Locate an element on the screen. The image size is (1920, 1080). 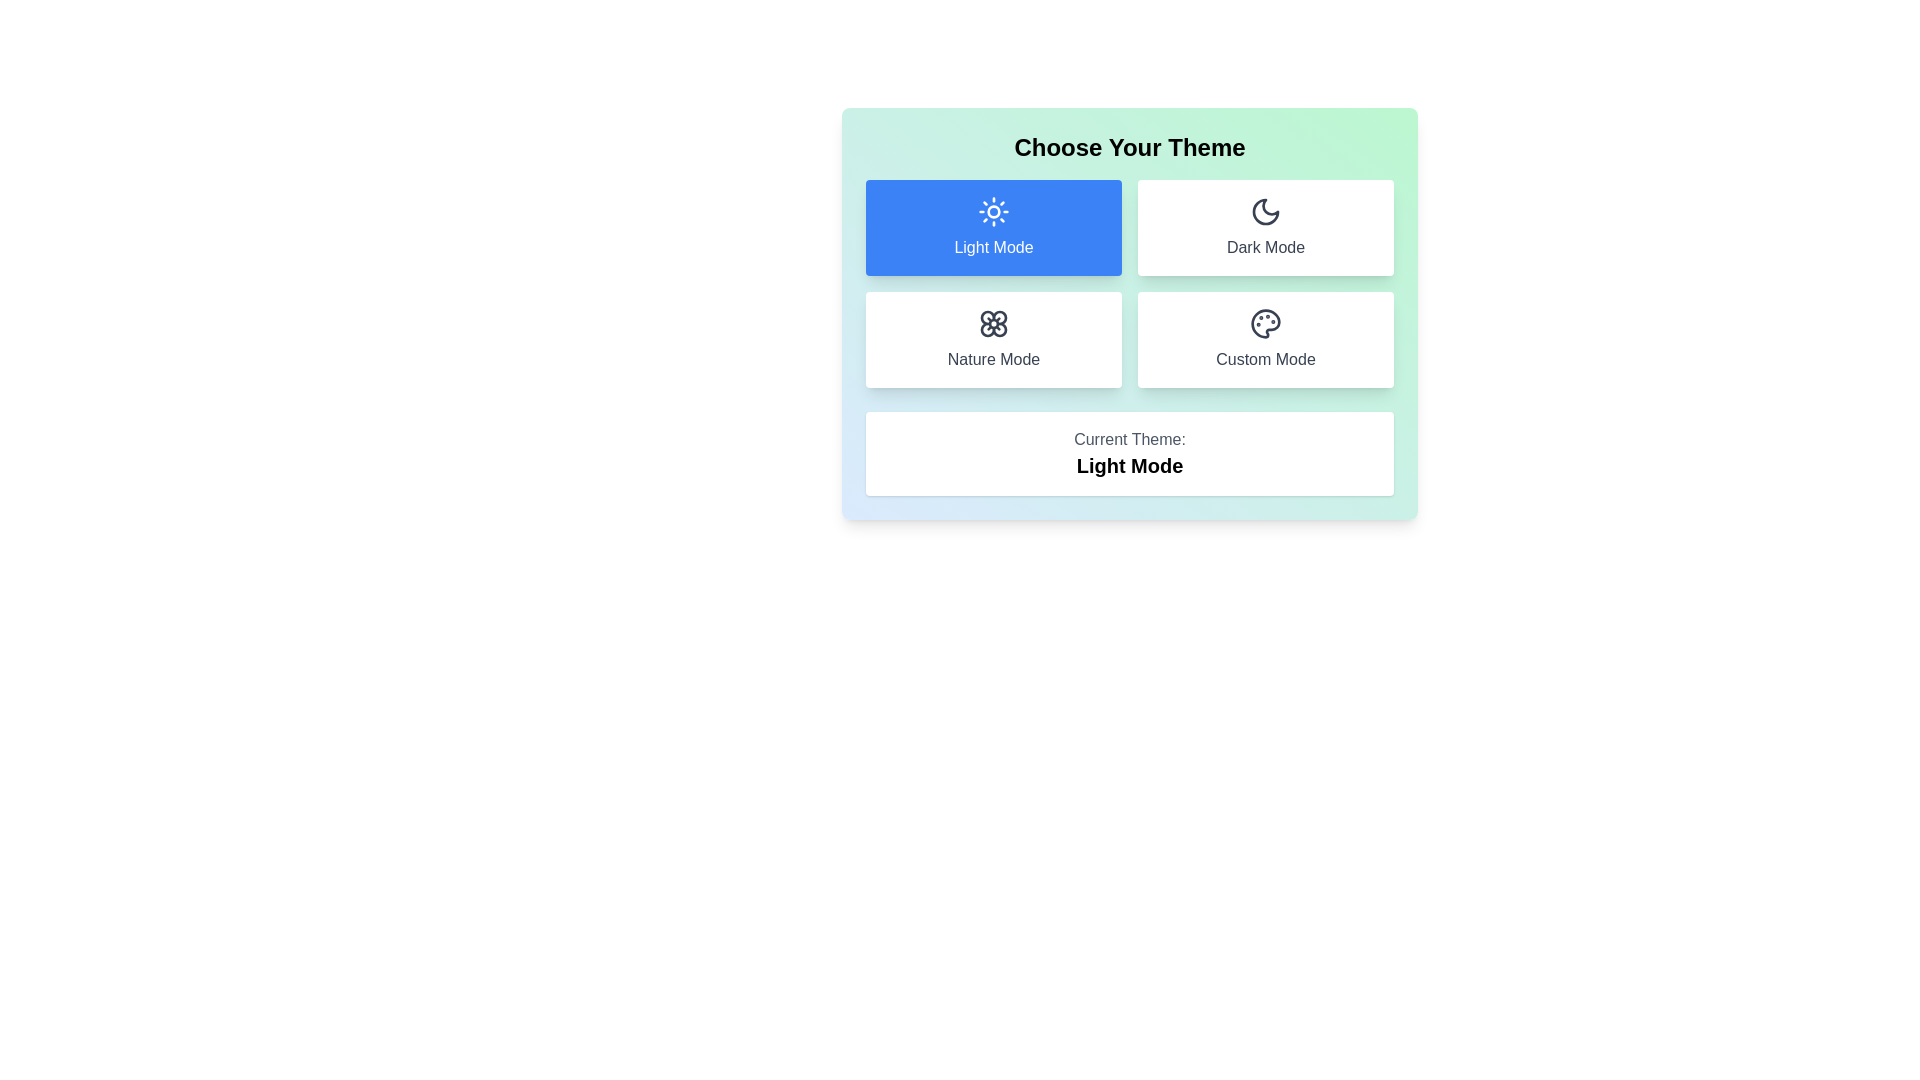
the theme by clicking the button corresponding to Nature Mode is located at coordinates (993, 338).